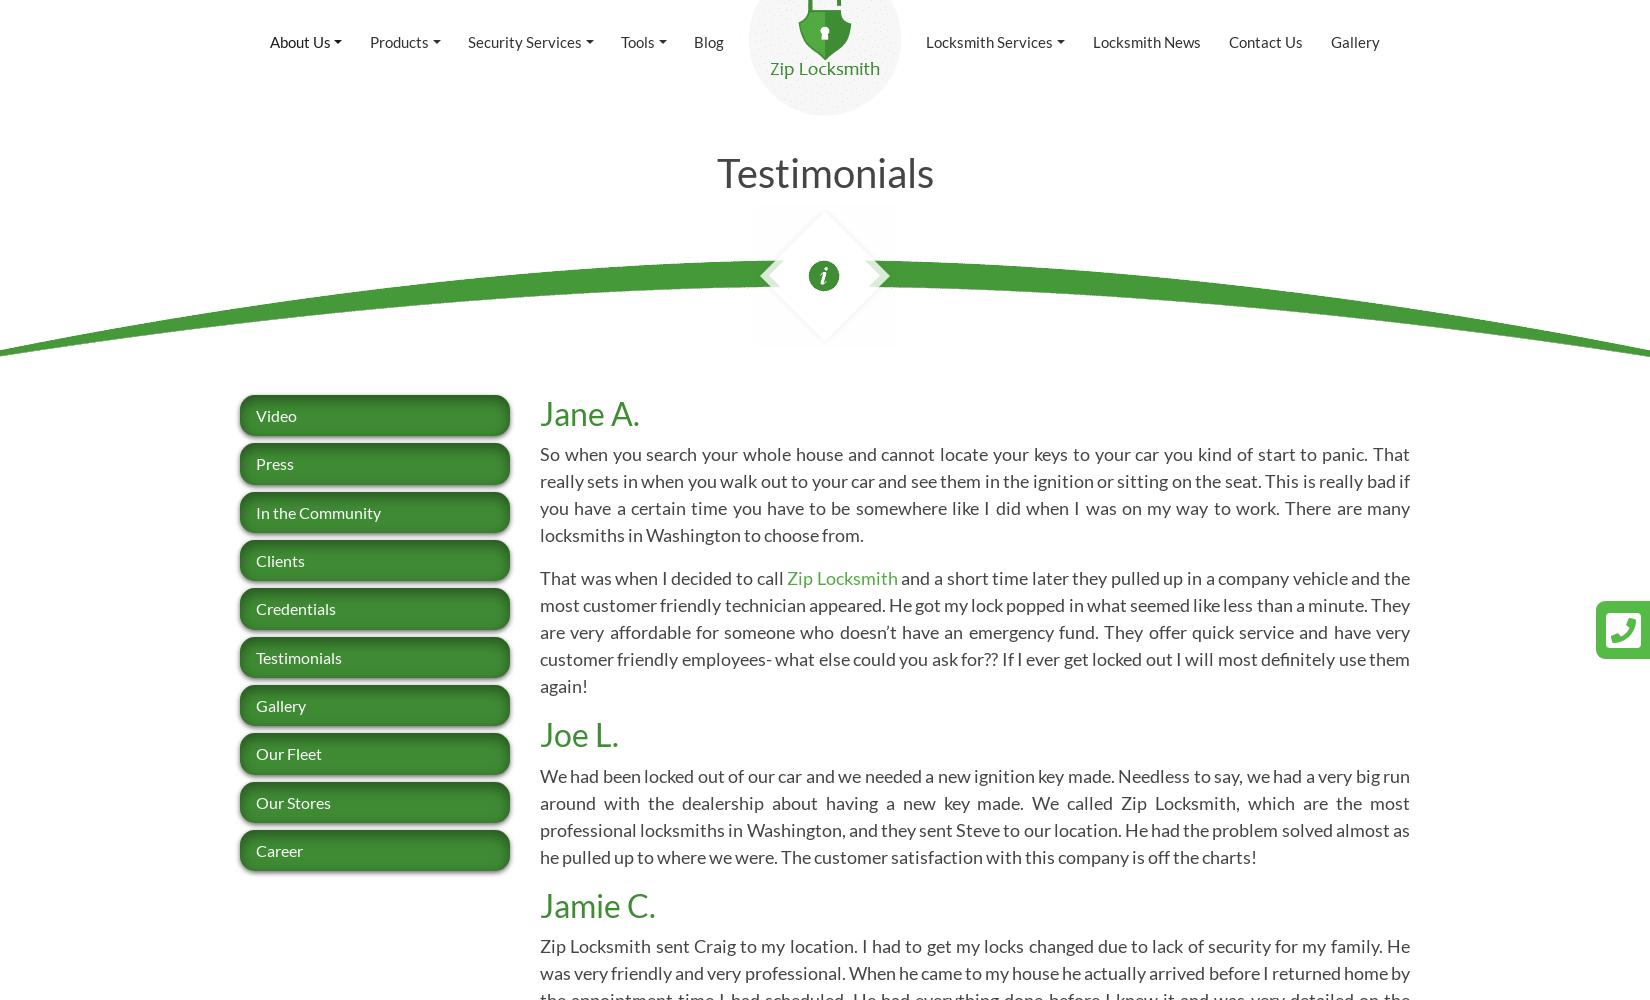 Image resolution: width=1650 pixels, height=1000 pixels. Describe the element at coordinates (989, 41) in the screenshot. I see `'Locksmith Services'` at that location.